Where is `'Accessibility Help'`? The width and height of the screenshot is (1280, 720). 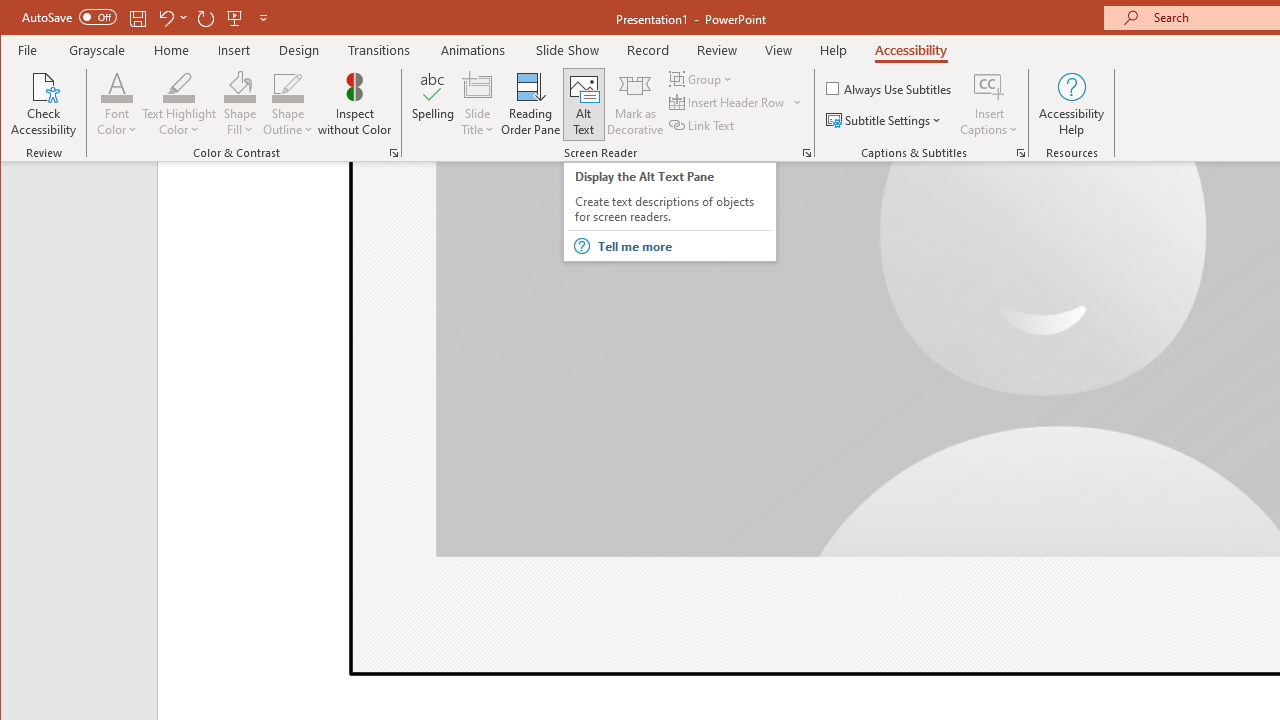 'Accessibility Help' is located at coordinates (1071, 104).